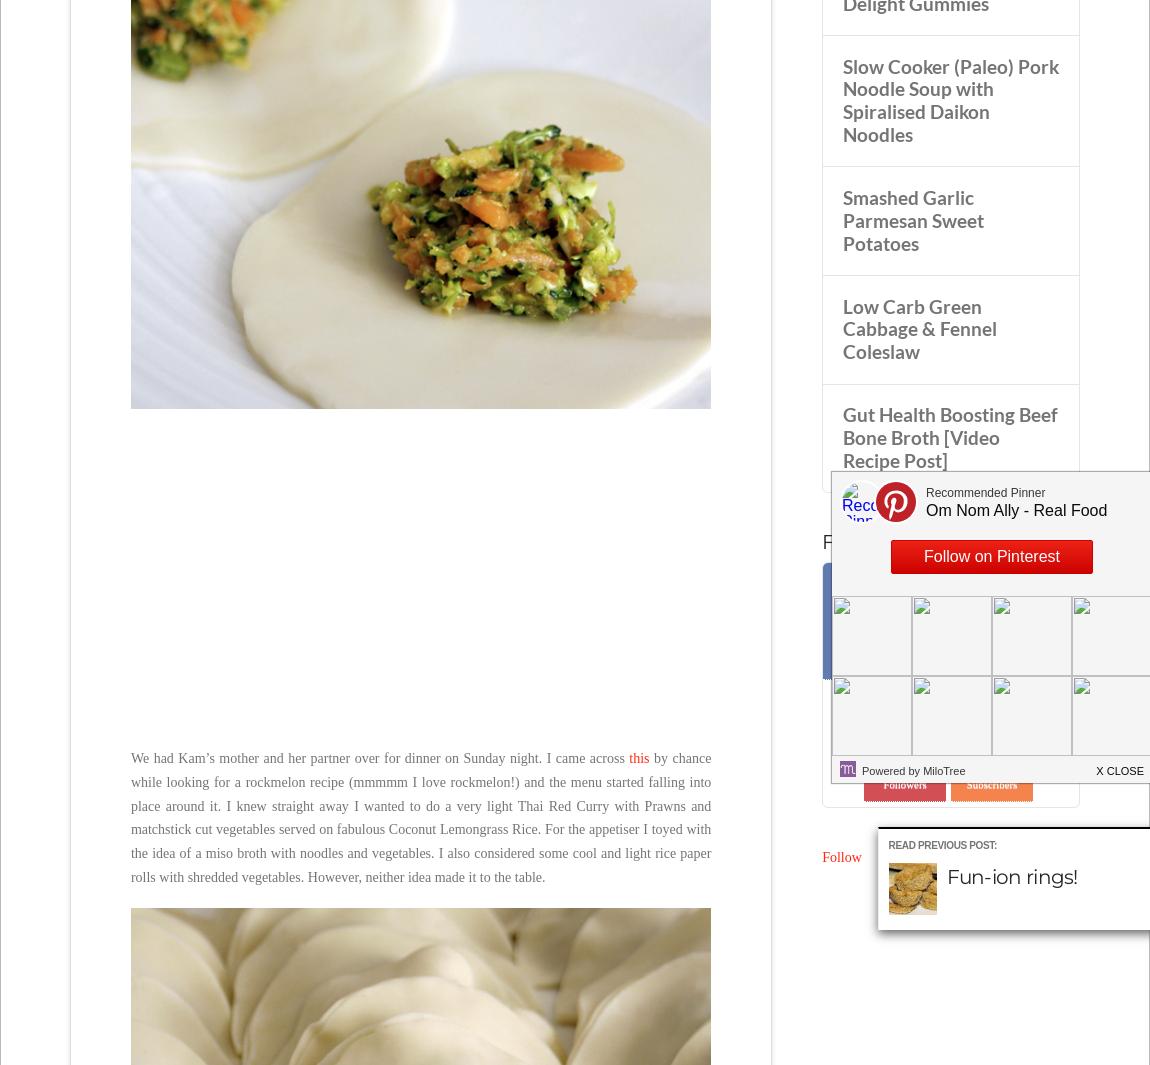 The width and height of the screenshot is (1150, 1065). Describe the element at coordinates (863, 662) in the screenshot. I see `'Fans'` at that location.